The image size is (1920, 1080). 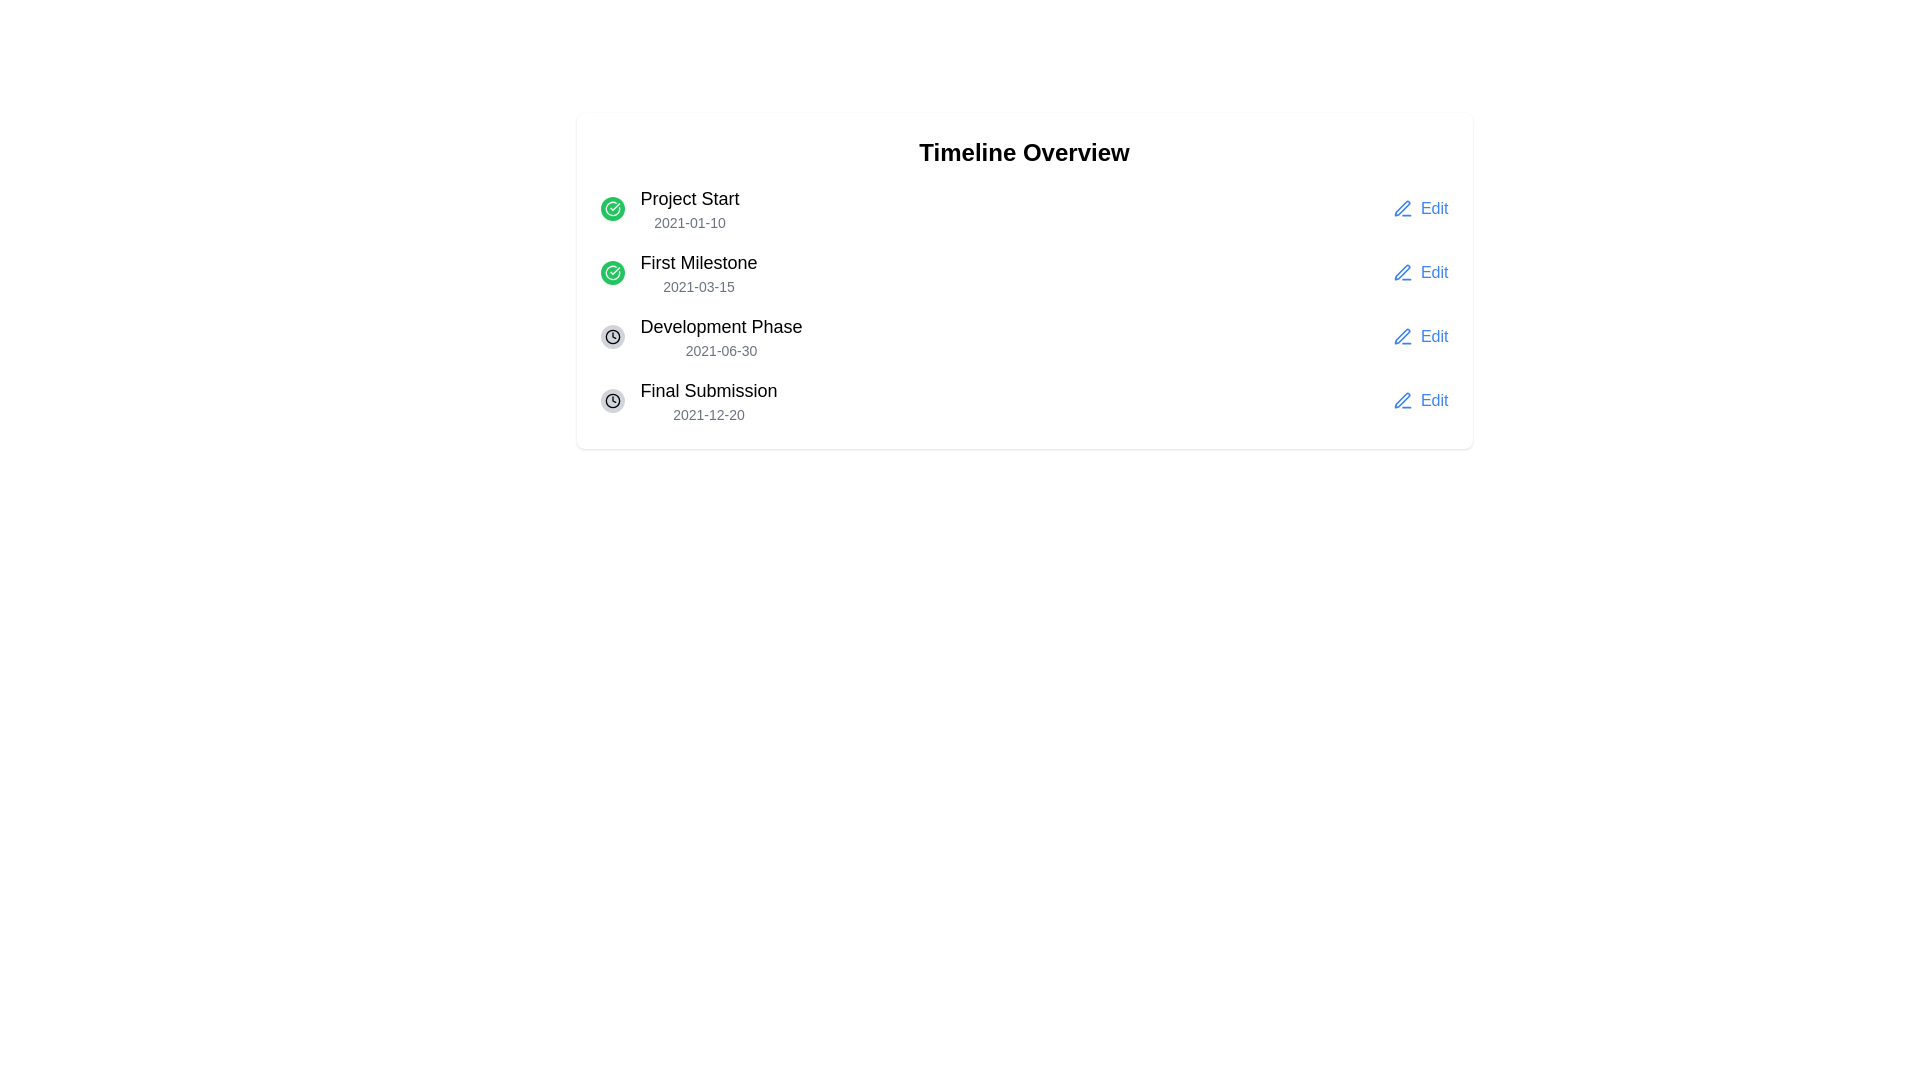 I want to click on the static text displaying the date '2021-03-15', which is located beneath the title 'First Milestone' in the timeline overview list, so click(x=699, y=286).